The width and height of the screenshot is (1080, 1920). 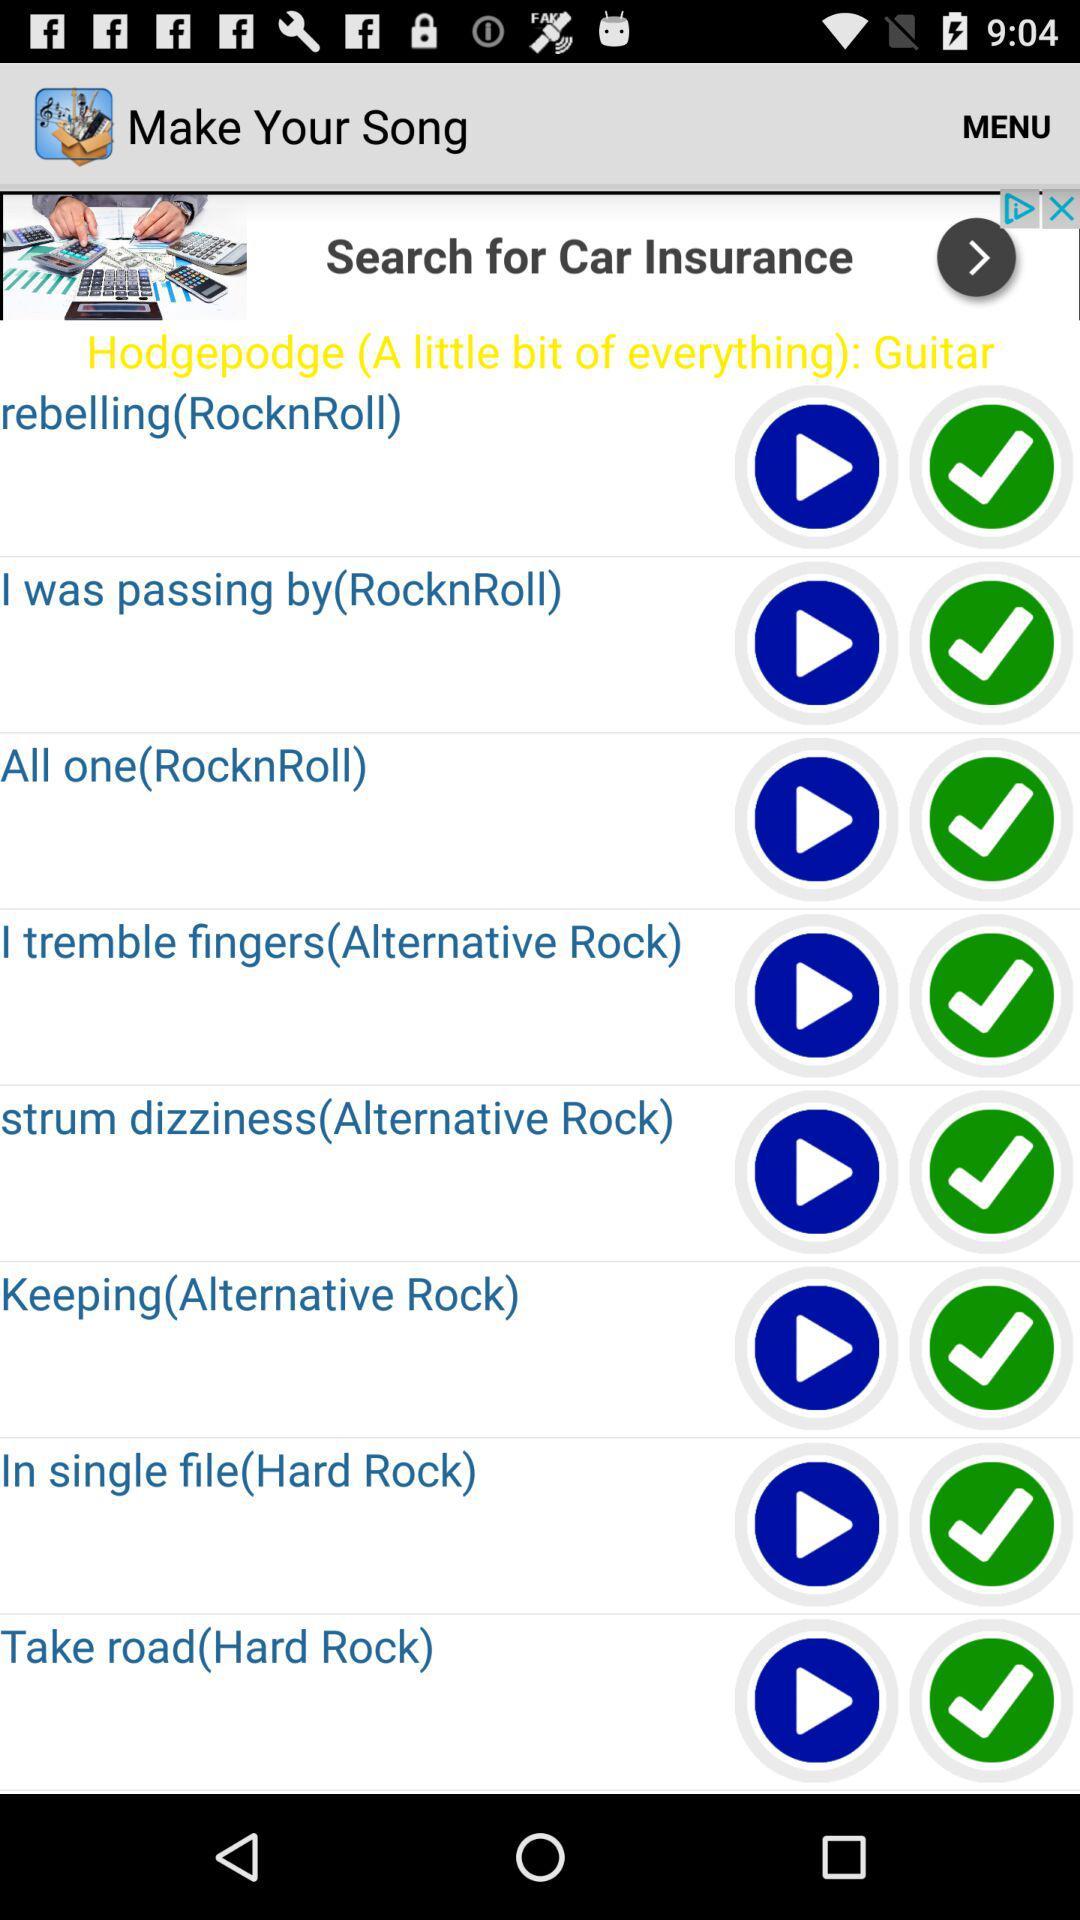 What do you see at coordinates (992, 1524) in the screenshot?
I see `save your song` at bounding box center [992, 1524].